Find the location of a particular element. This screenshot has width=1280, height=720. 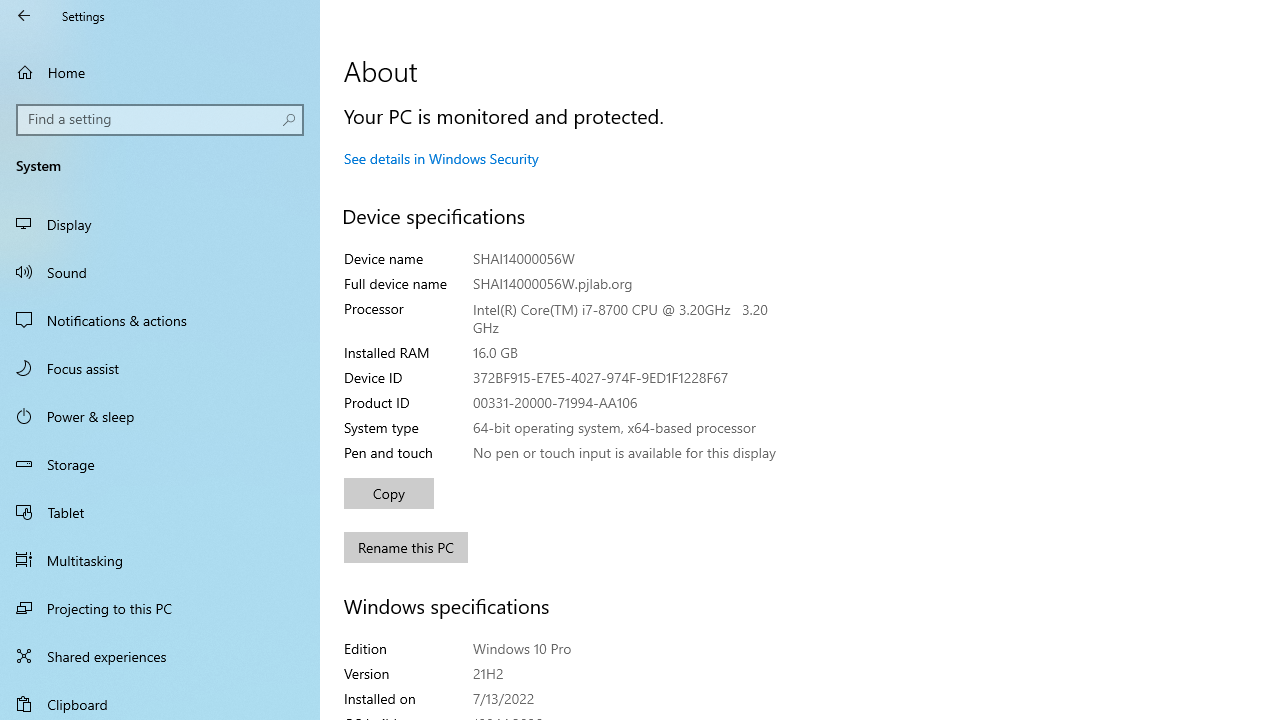

'Multitasking' is located at coordinates (160, 559).